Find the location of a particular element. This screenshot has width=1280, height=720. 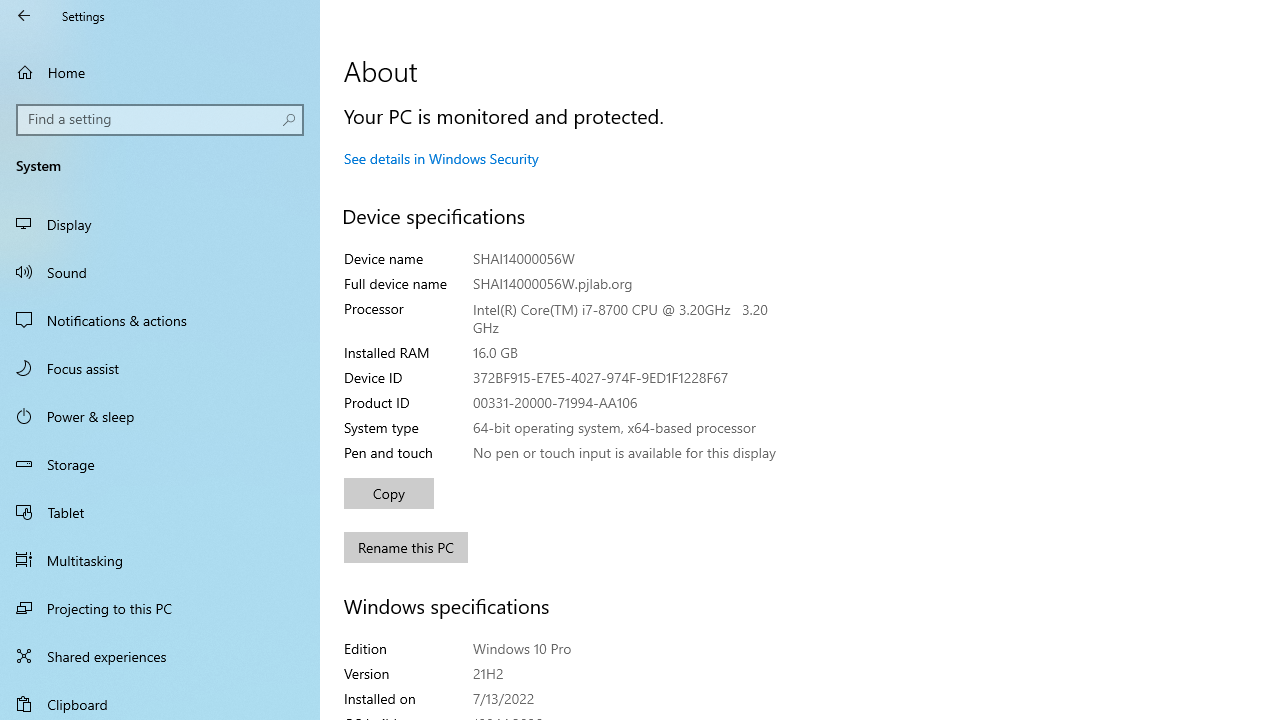

'Multitasking' is located at coordinates (160, 559).